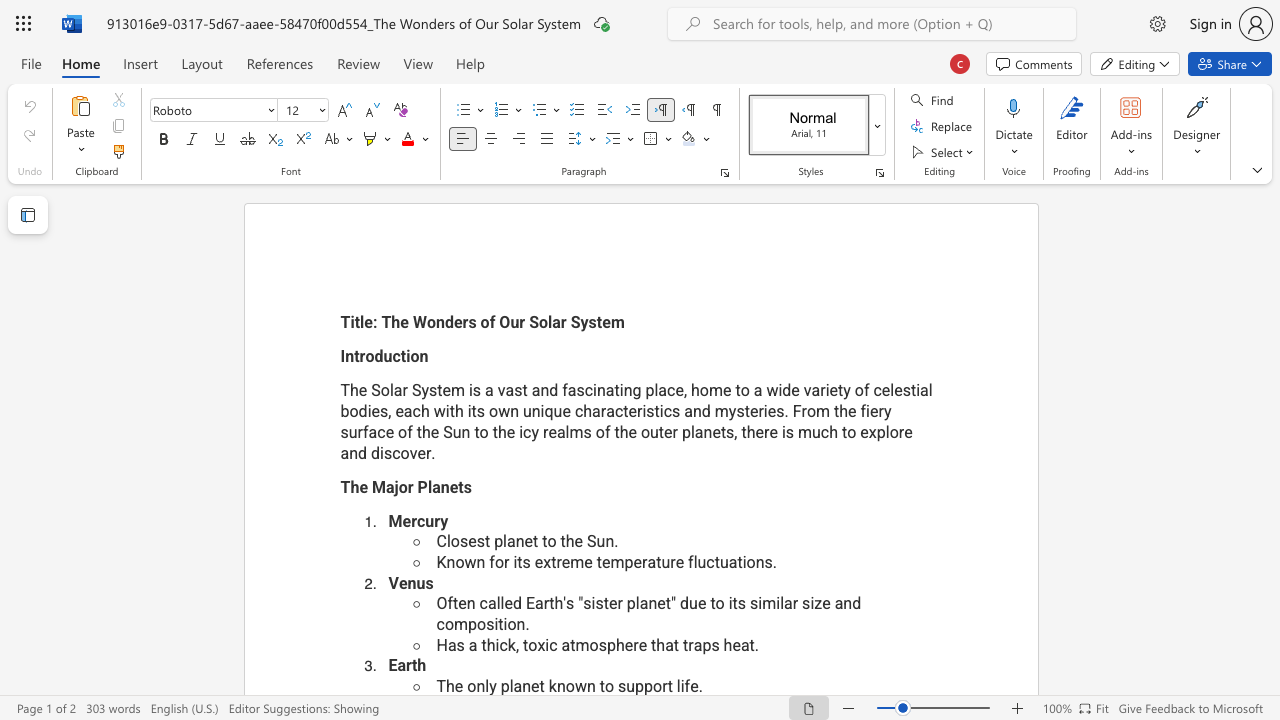 This screenshot has width=1280, height=720. Describe the element at coordinates (515, 541) in the screenshot. I see `the space between the continuous character "a" and "n" in the text` at that location.